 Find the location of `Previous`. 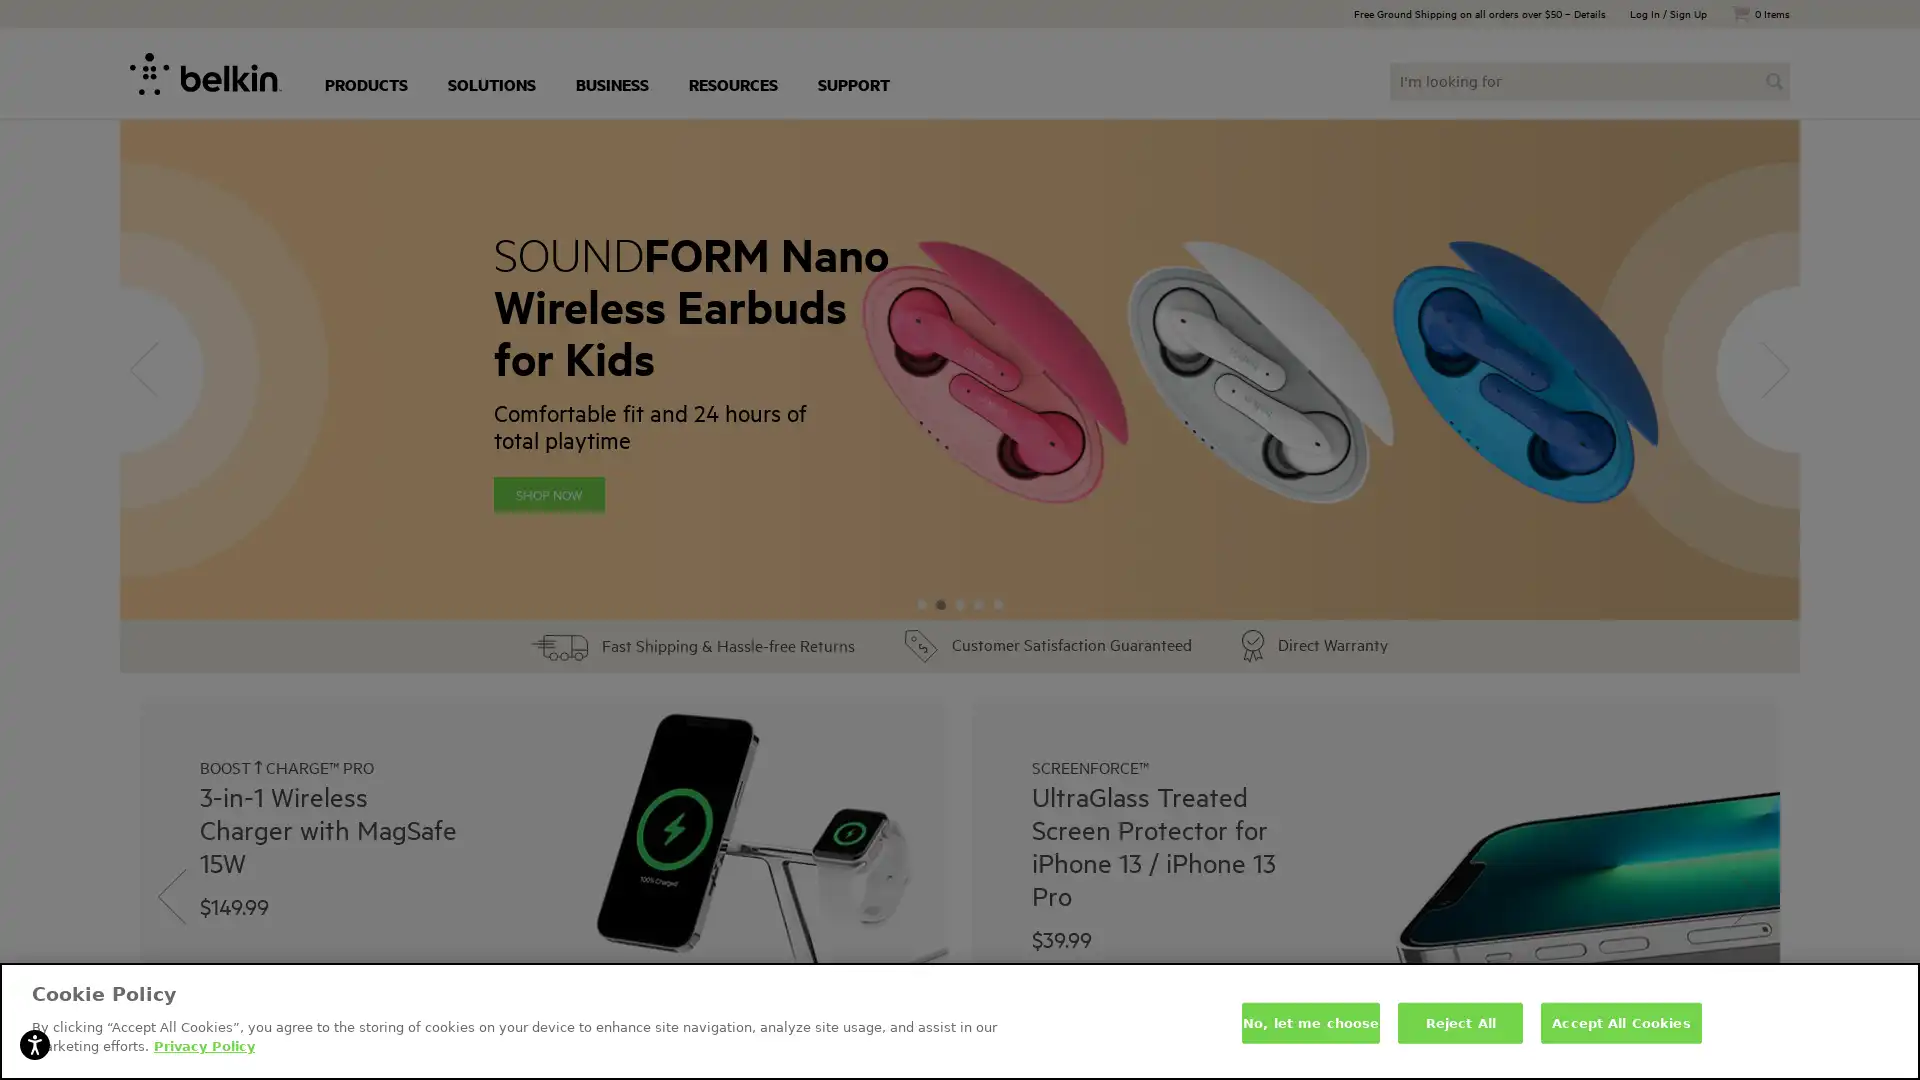

Previous is located at coordinates (172, 896).